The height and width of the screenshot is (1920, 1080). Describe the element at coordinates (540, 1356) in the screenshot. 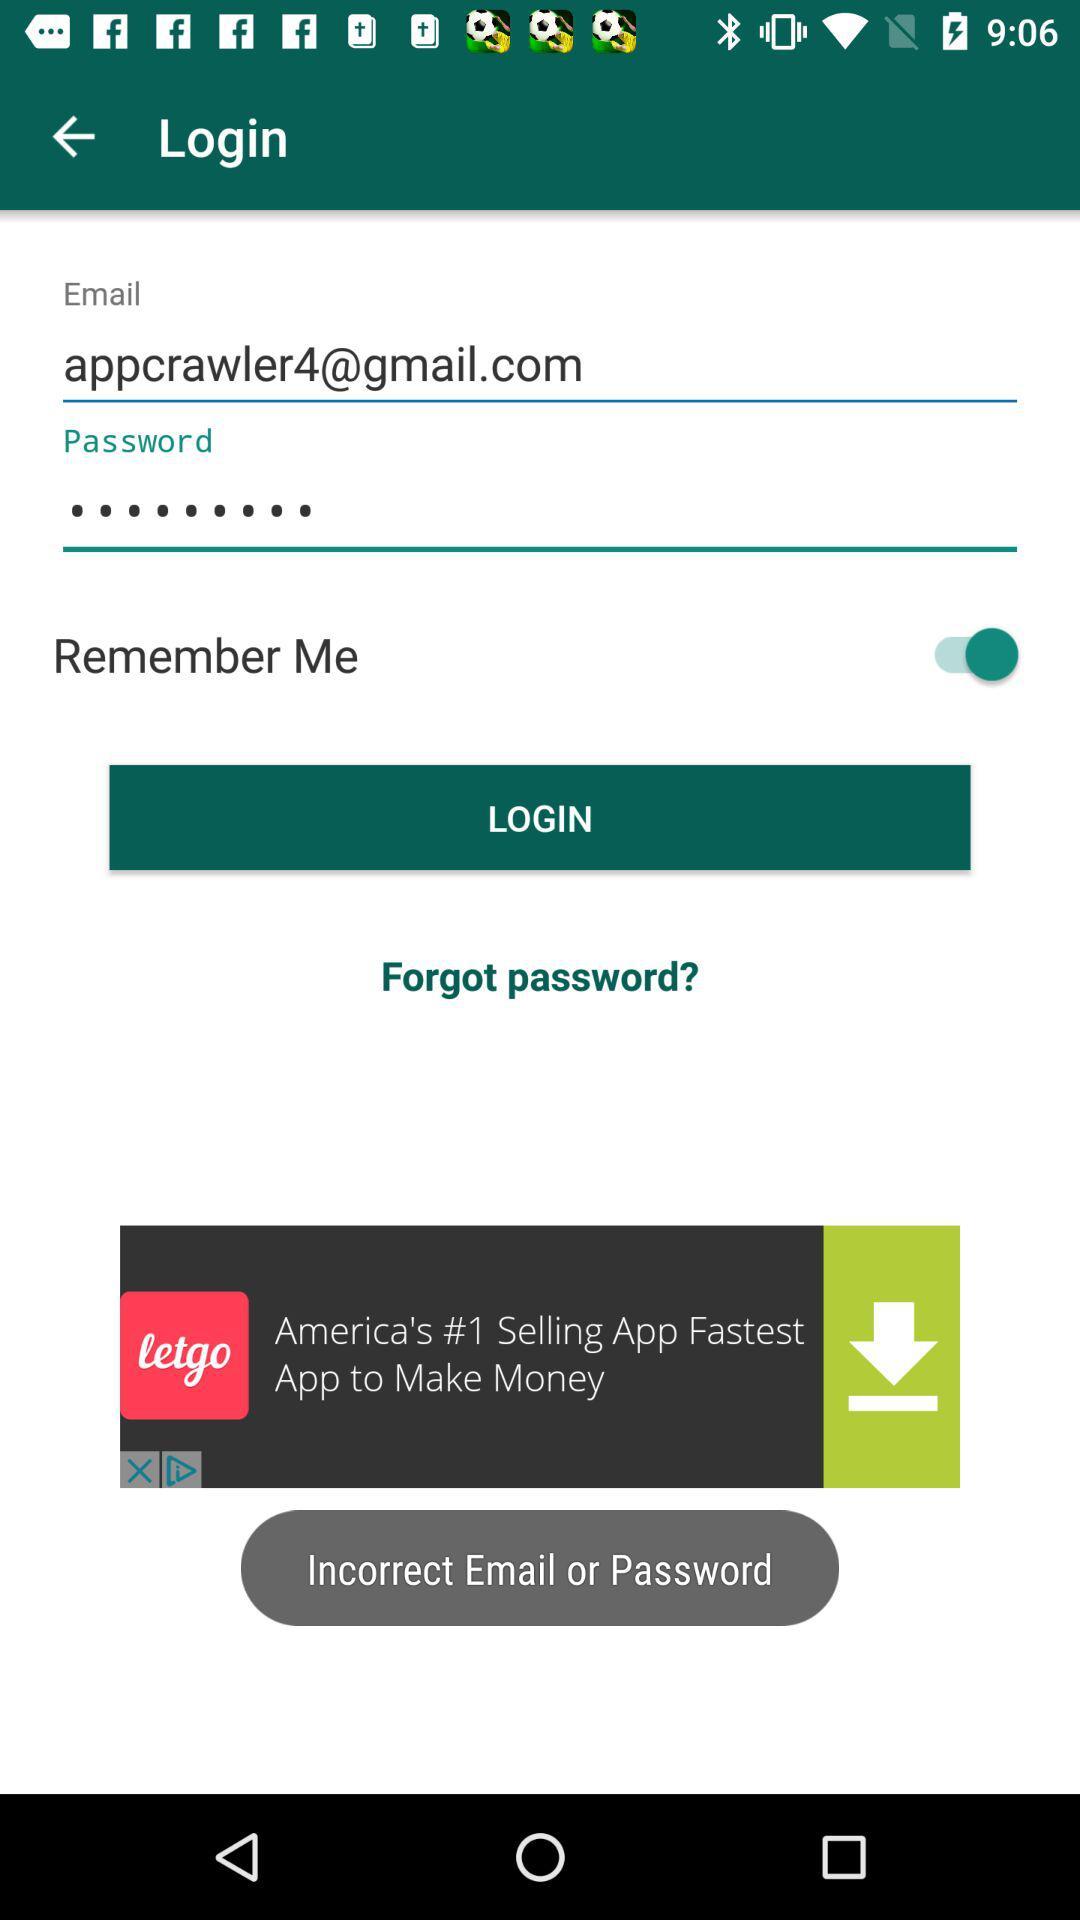

I see `announcement` at that location.